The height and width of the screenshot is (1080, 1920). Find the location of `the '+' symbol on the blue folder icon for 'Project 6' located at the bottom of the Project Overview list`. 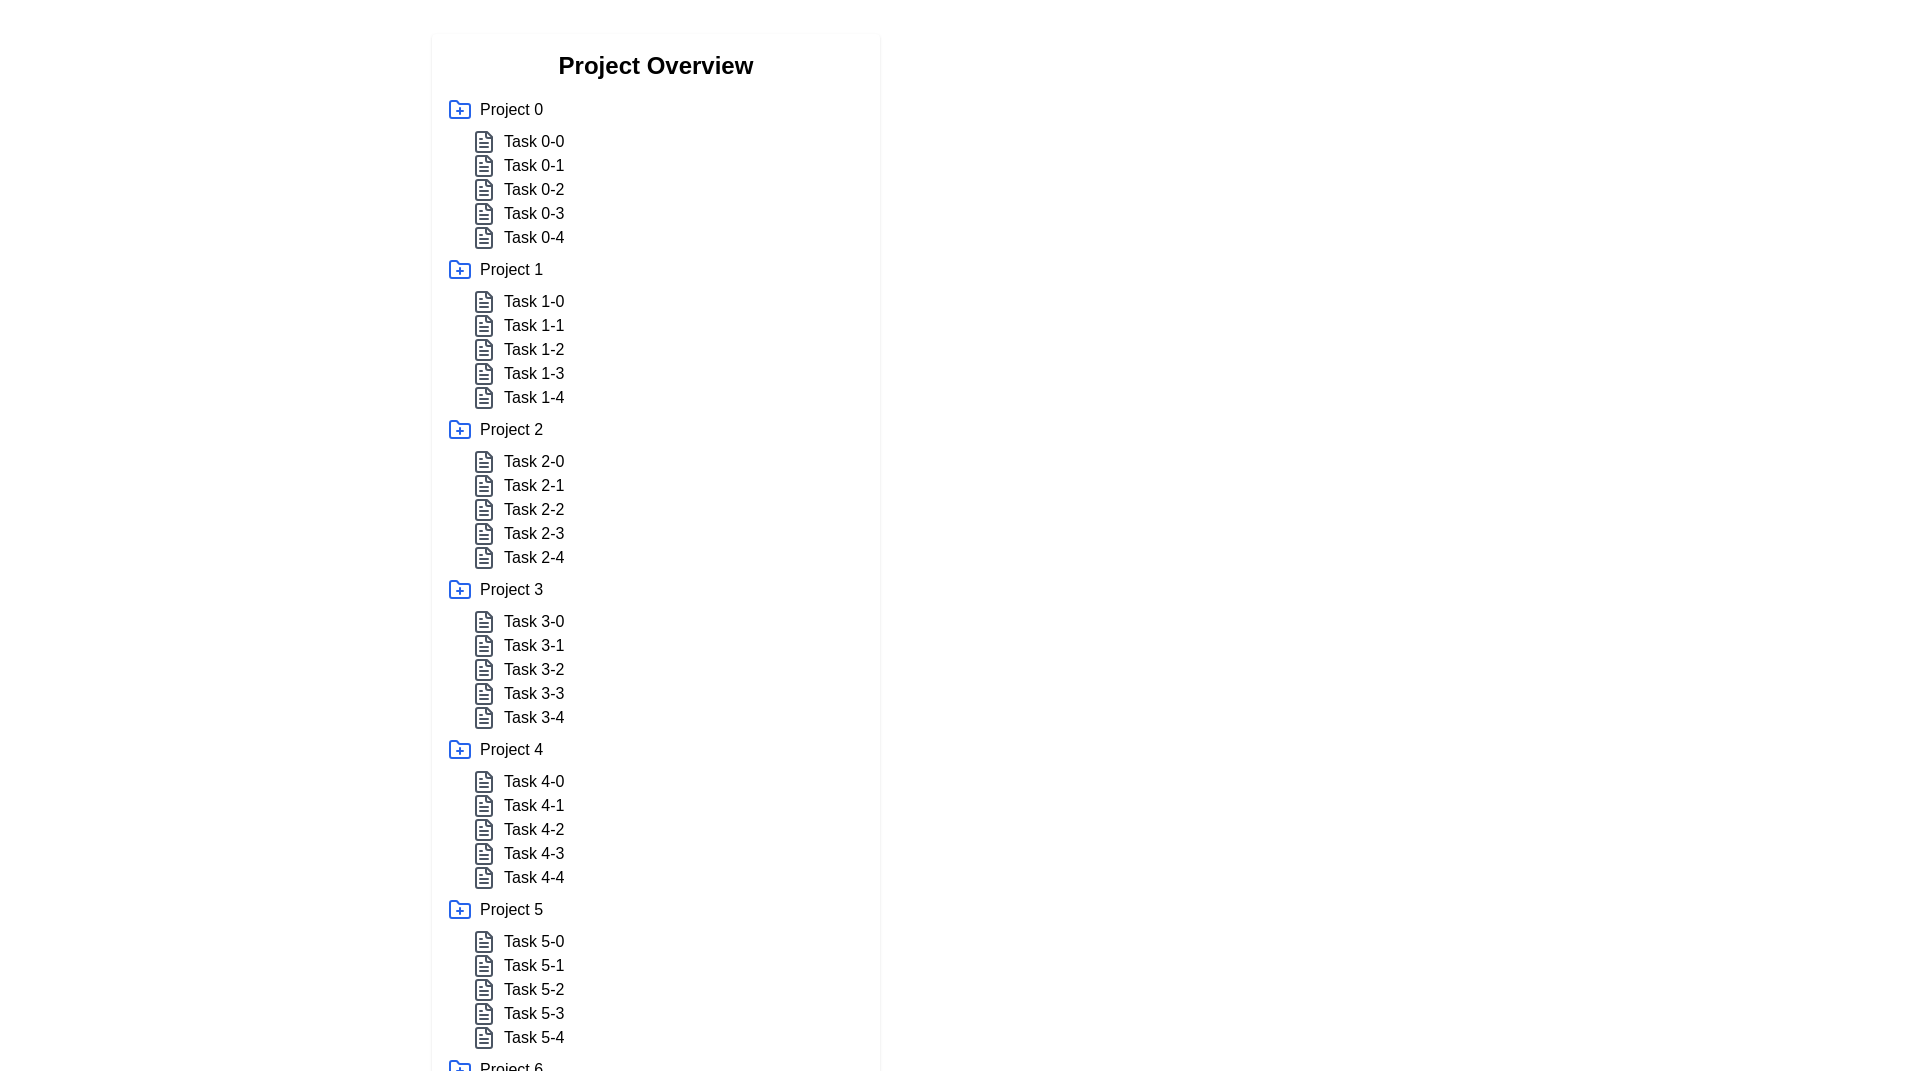

the '+' symbol on the blue folder icon for 'Project 6' located at the bottom of the Project Overview list is located at coordinates (459, 1067).